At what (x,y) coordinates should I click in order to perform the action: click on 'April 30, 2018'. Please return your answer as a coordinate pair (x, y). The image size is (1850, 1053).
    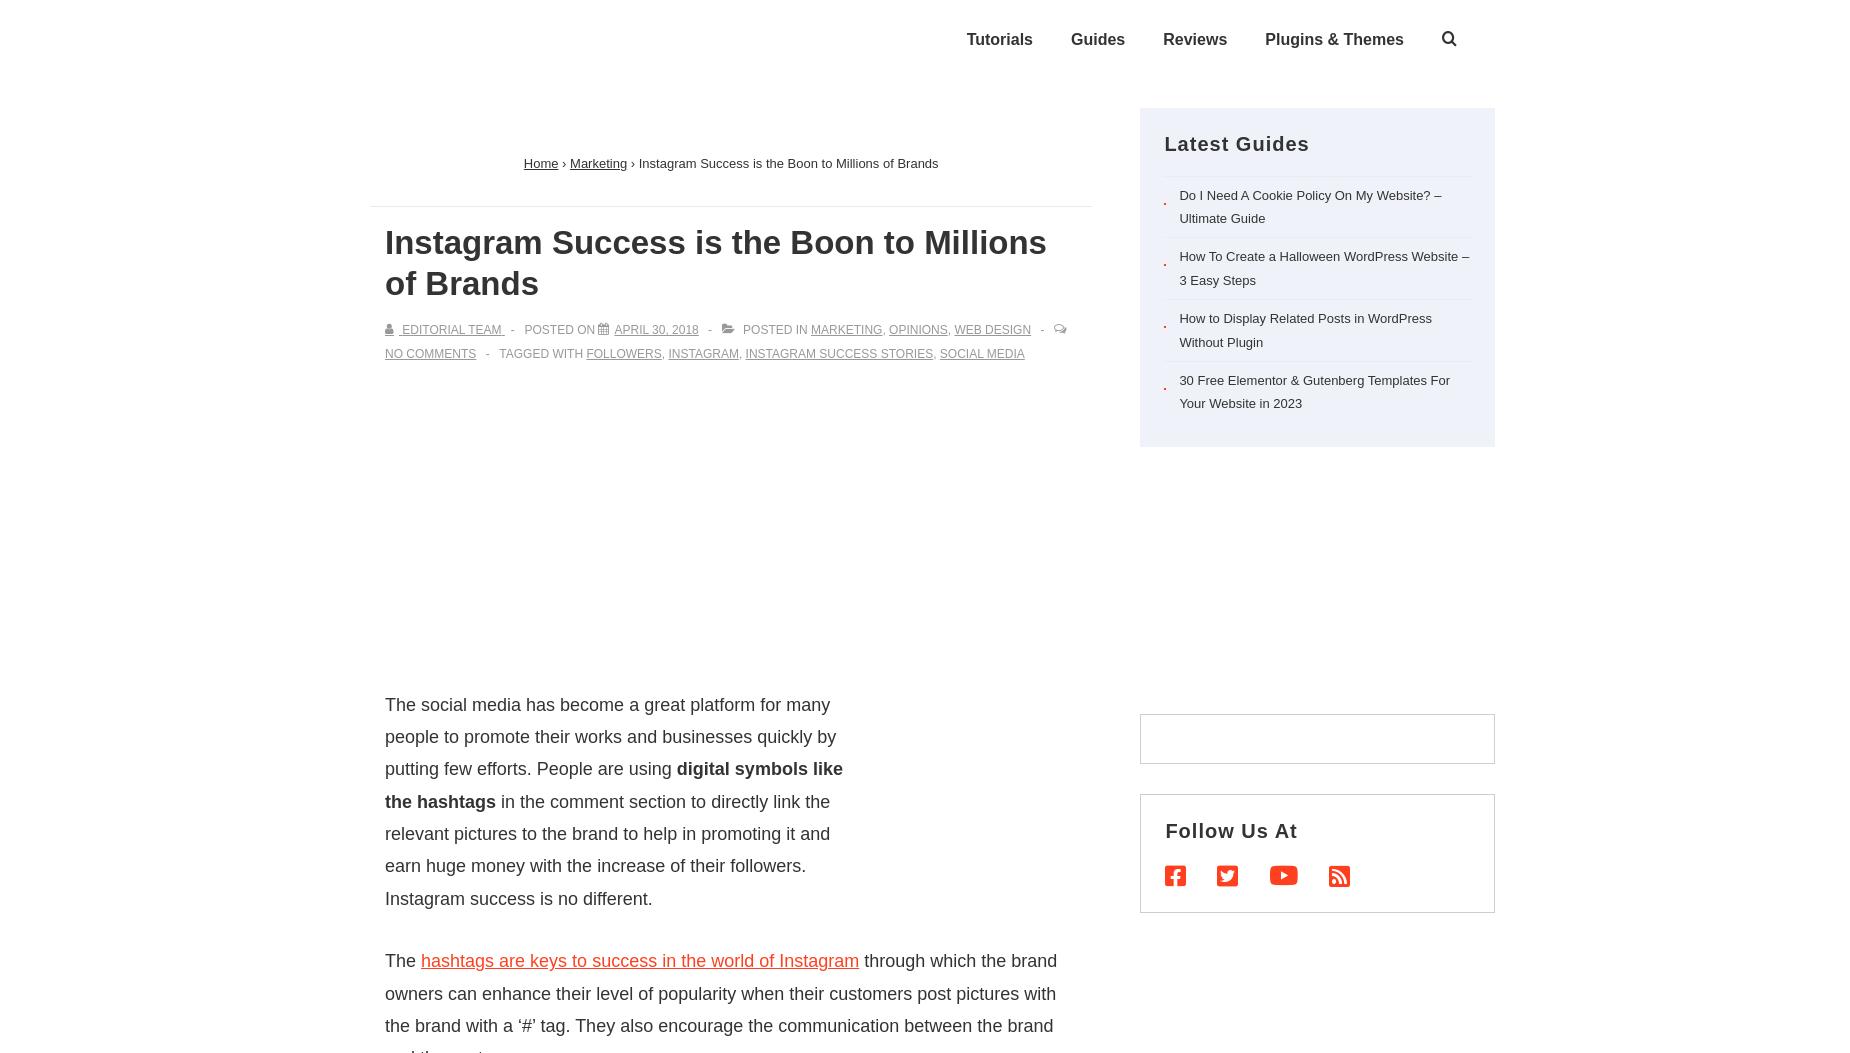
    Looking at the image, I should click on (656, 330).